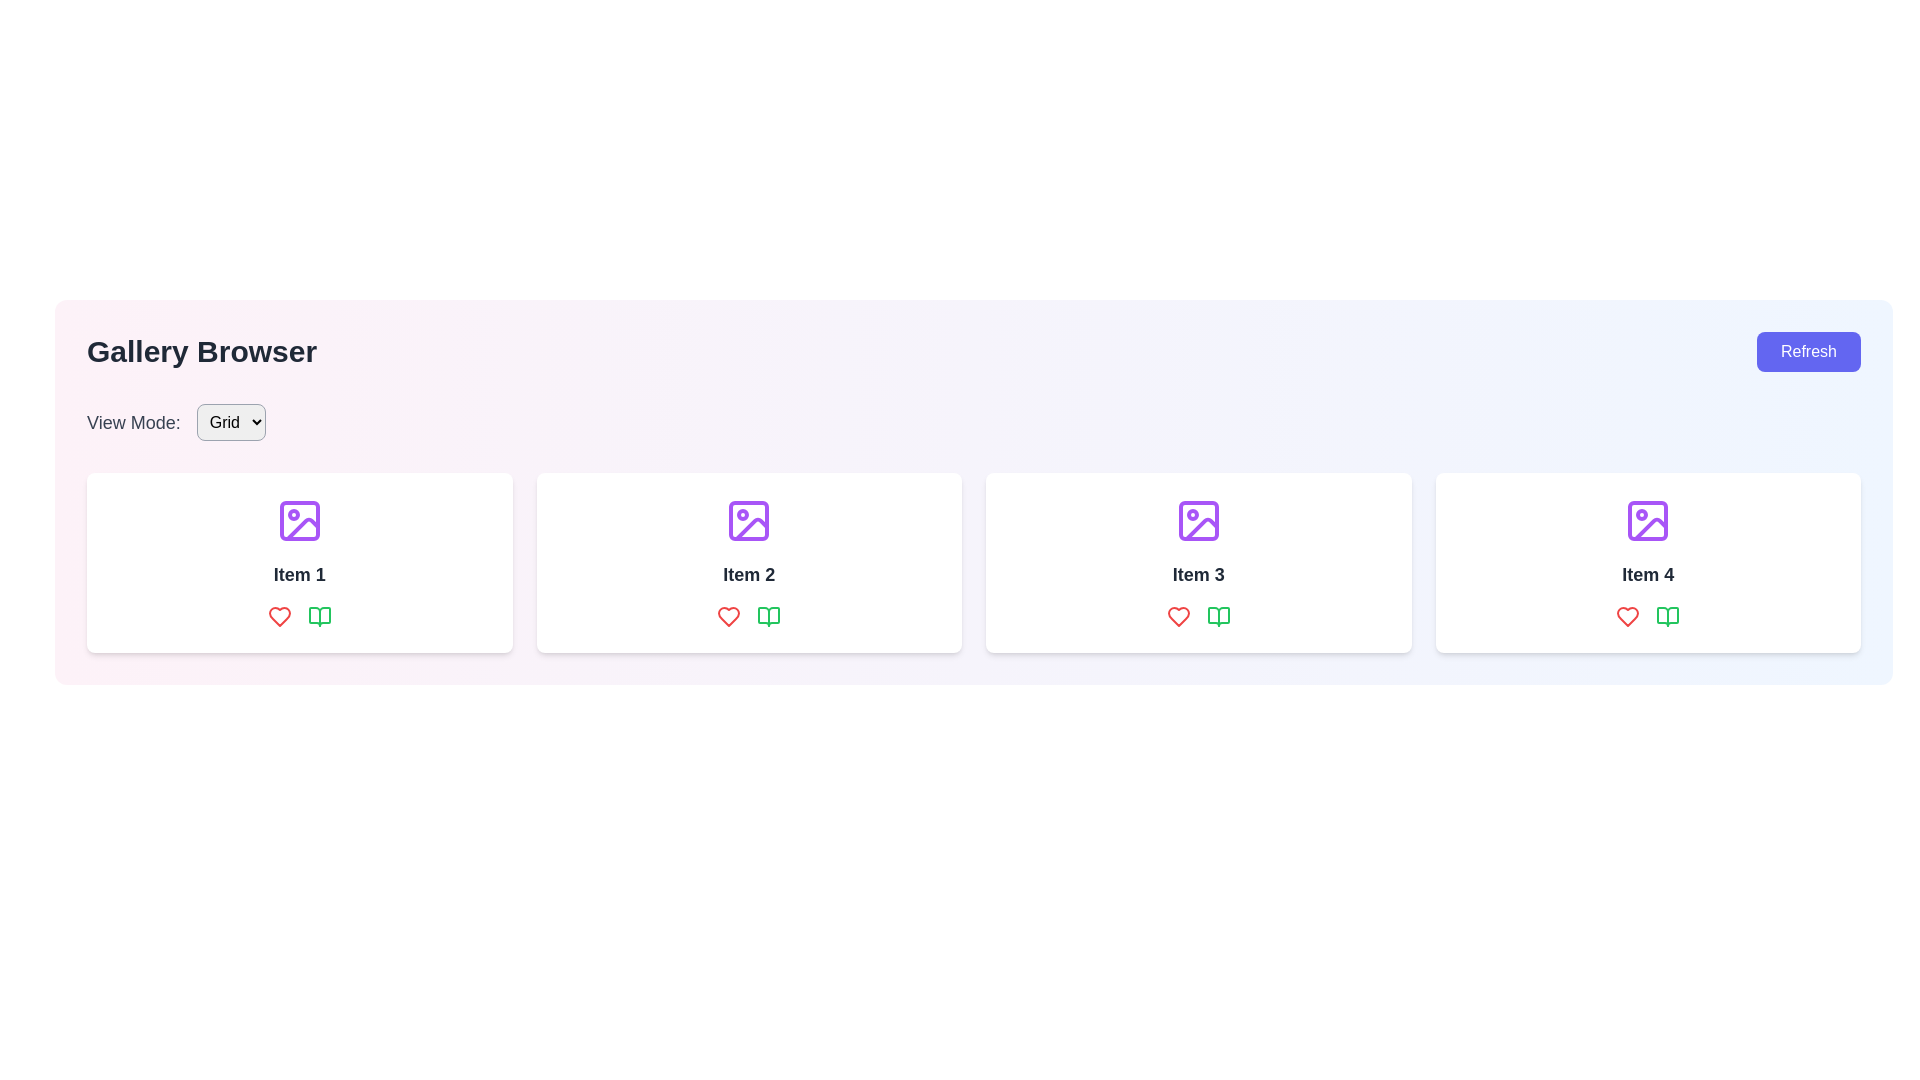 Image resolution: width=1920 pixels, height=1080 pixels. Describe the element at coordinates (1648, 519) in the screenshot. I see `the Decorative icon located at the top-center of the 'Item 4' card, which visually indicates that this card relates to image or gallery content` at that location.